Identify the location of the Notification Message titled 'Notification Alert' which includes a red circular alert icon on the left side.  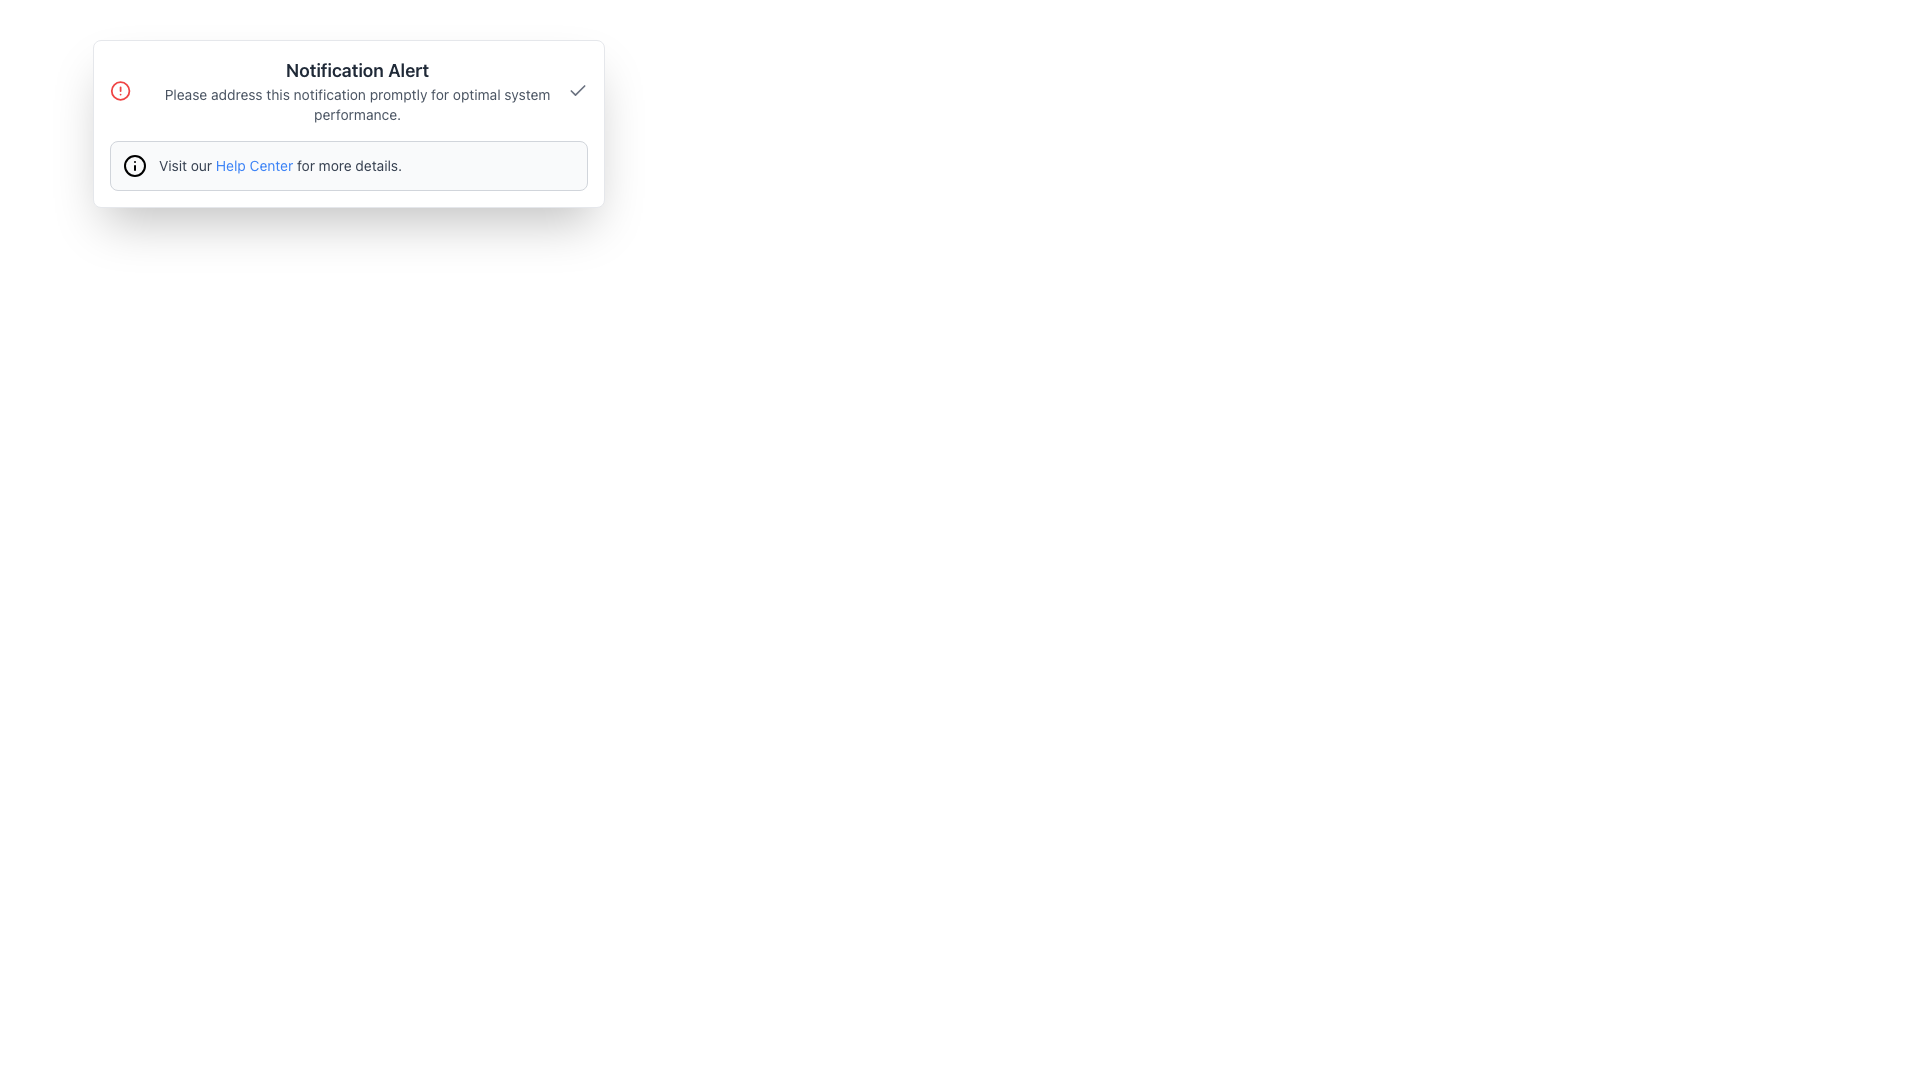
(339, 91).